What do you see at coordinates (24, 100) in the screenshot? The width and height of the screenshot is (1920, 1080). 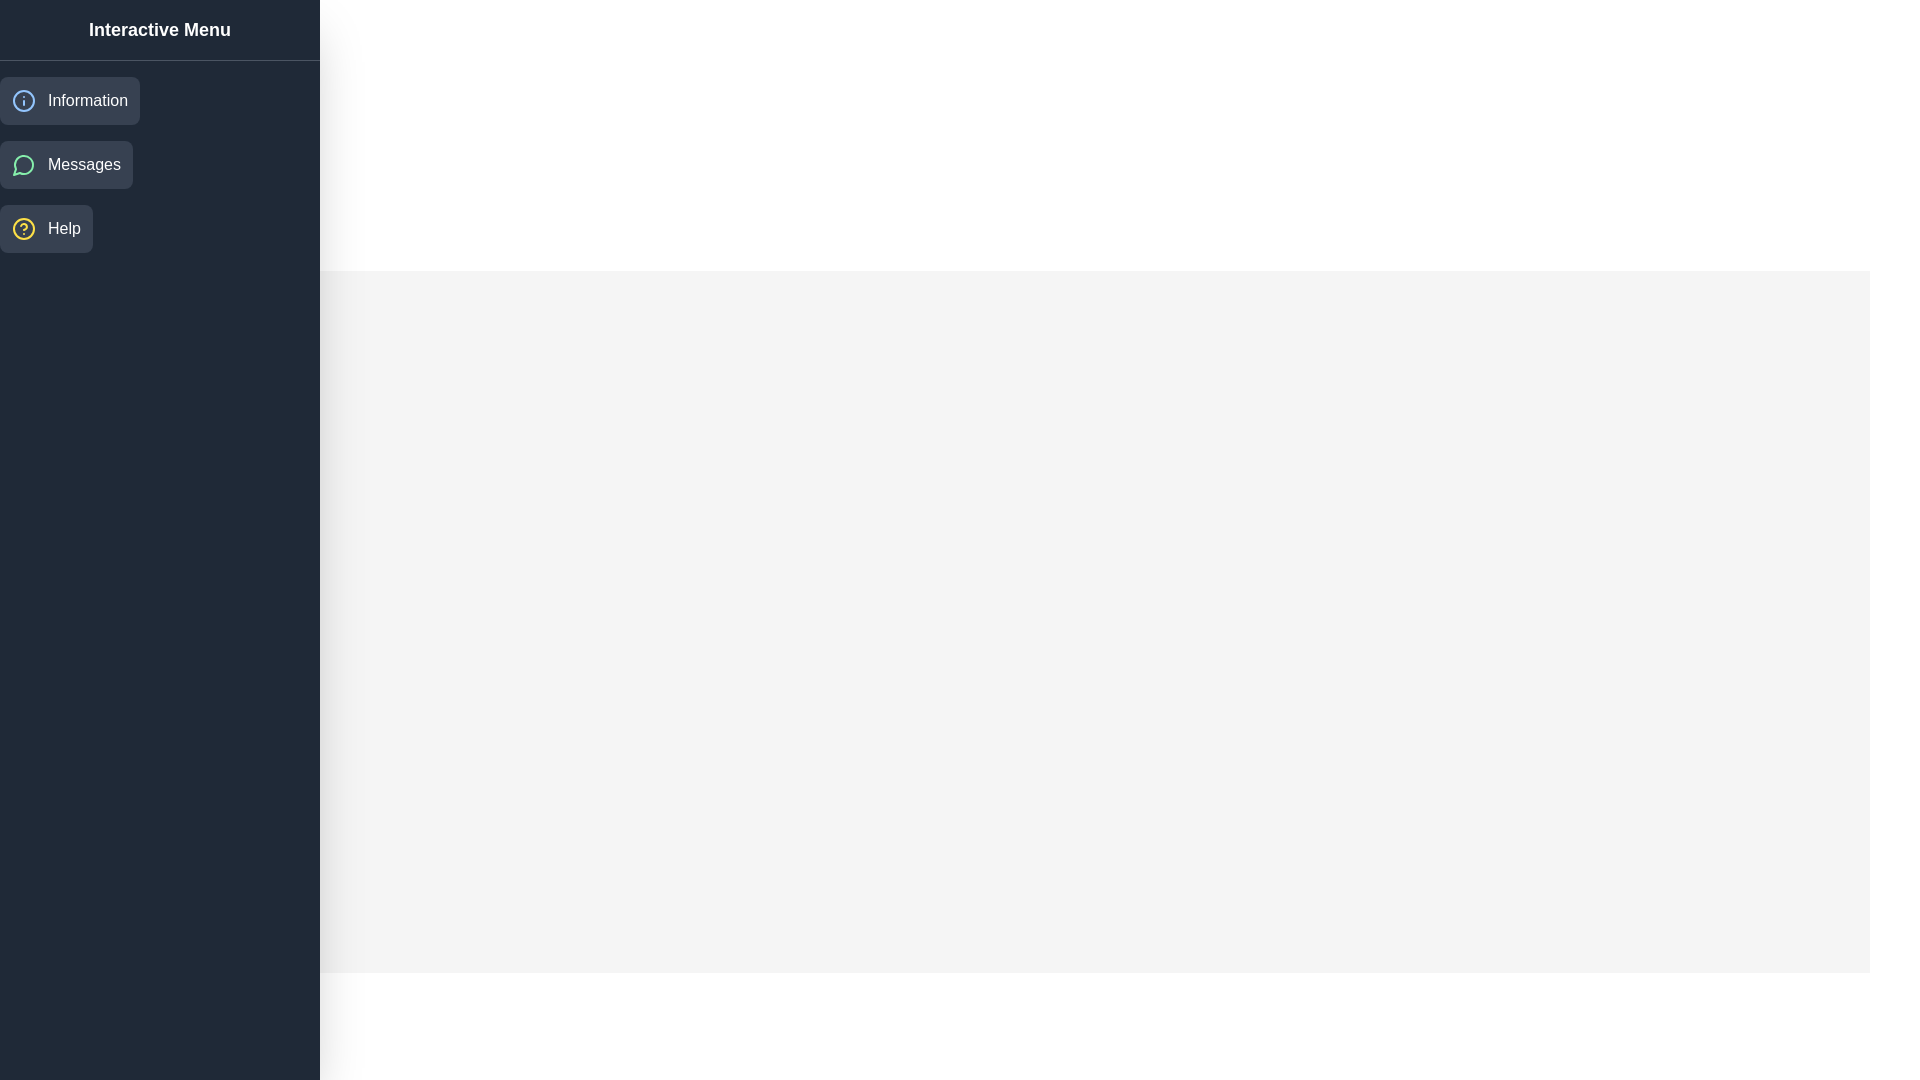 I see `the decorative circle element inside the 'Information' button located on the left side of the interface` at bounding box center [24, 100].